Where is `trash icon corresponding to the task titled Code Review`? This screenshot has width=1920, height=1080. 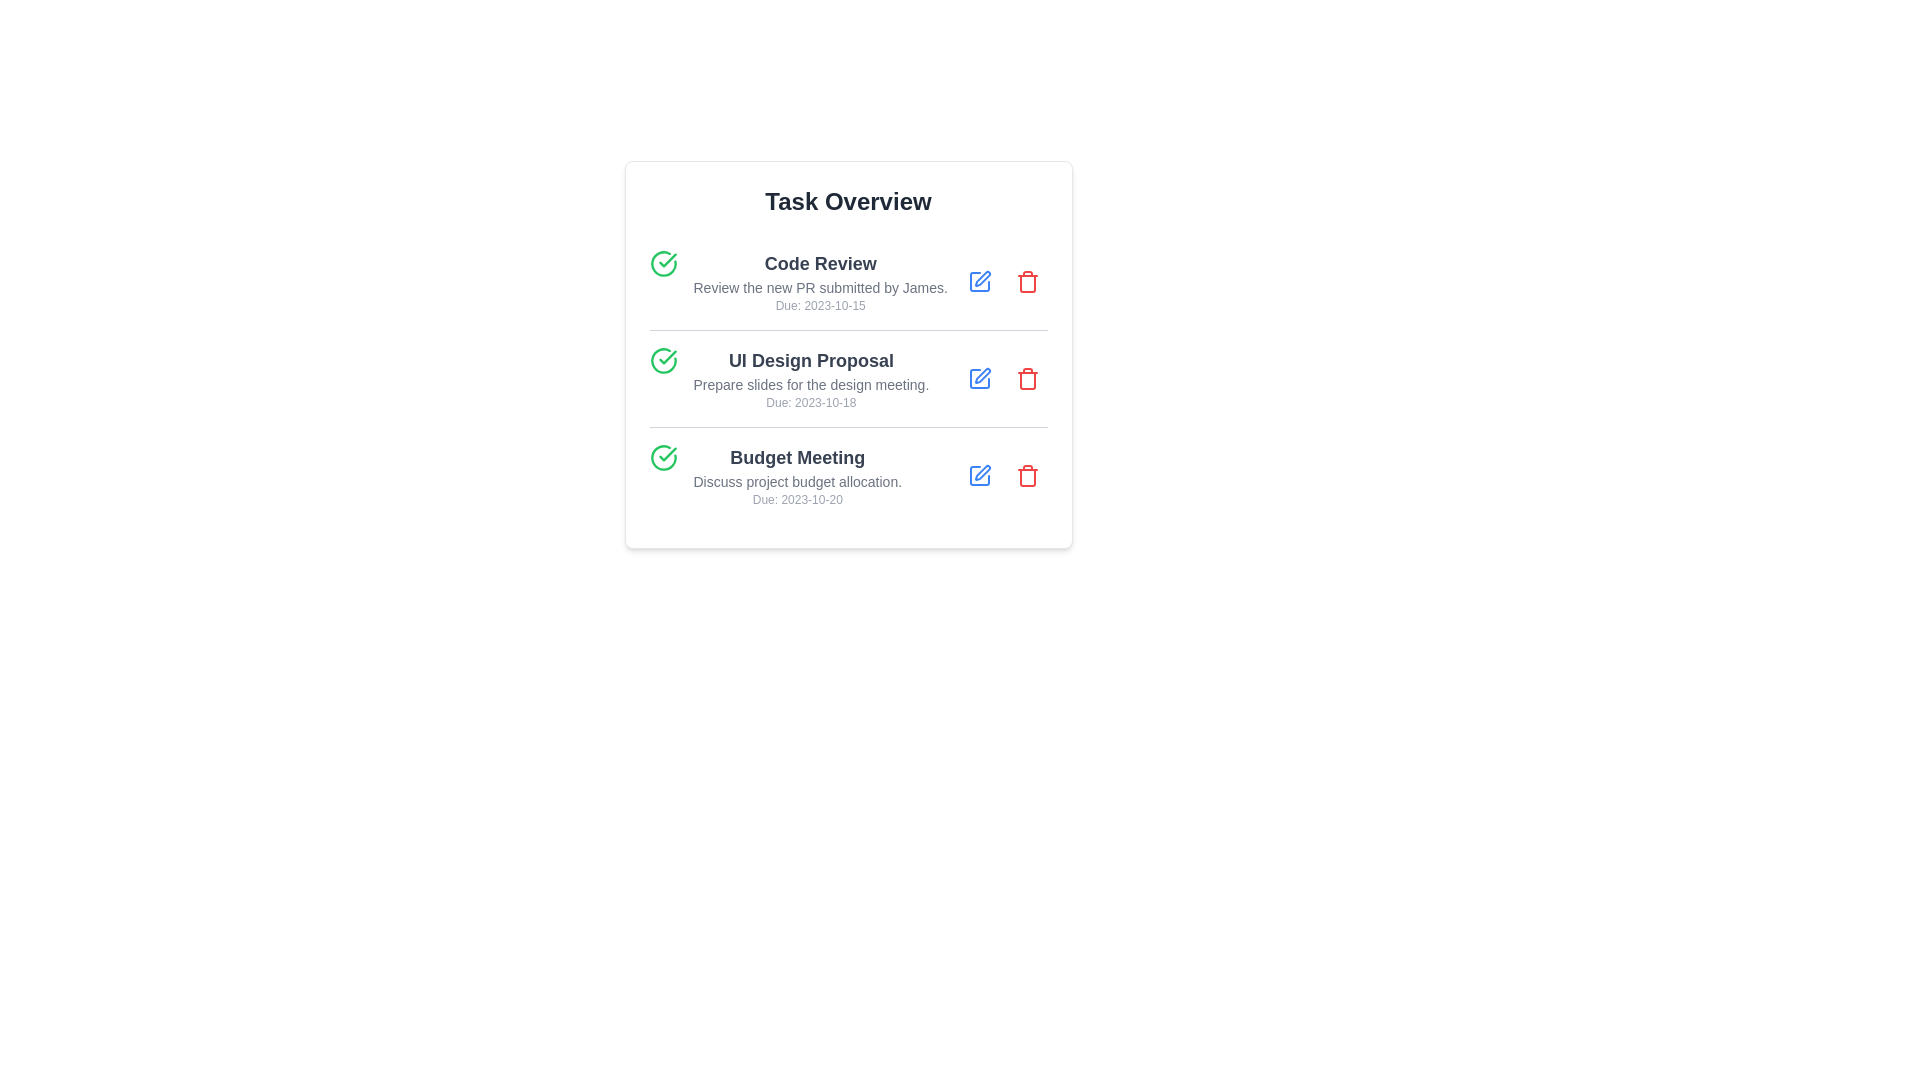
trash icon corresponding to the task titled Code Review is located at coordinates (1027, 281).